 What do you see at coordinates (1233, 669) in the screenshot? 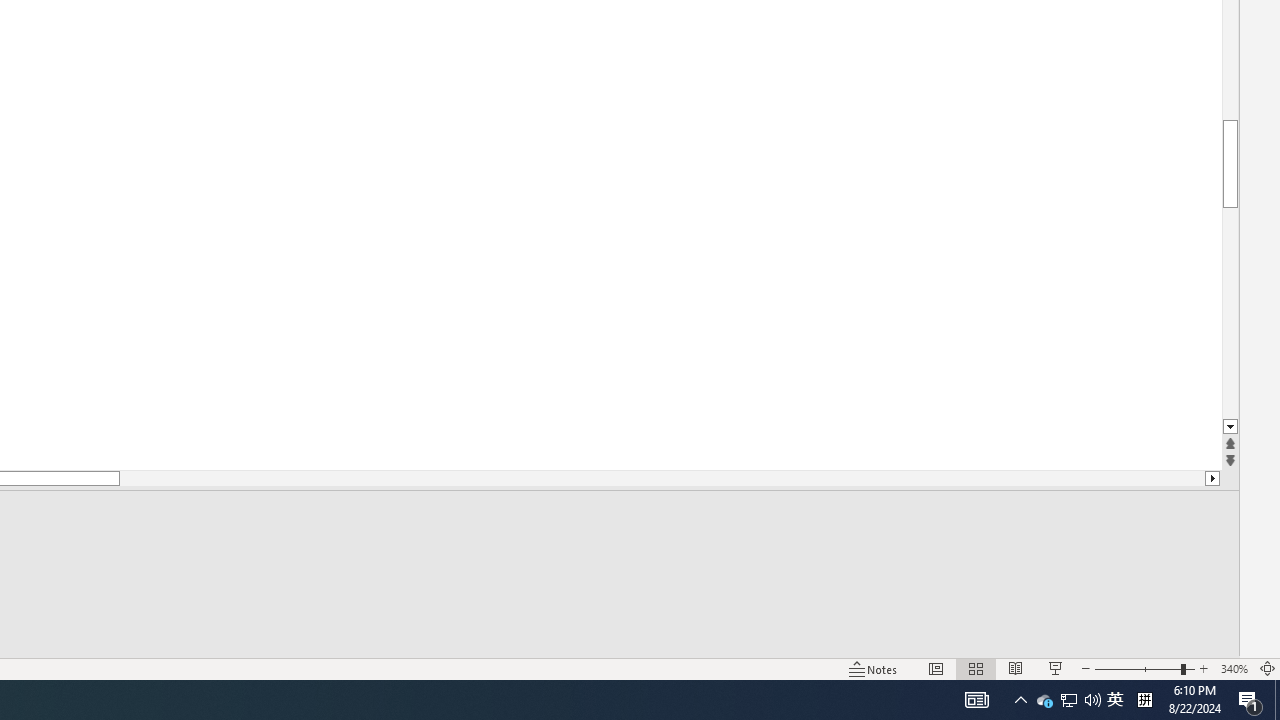
I see `'Zoom 340%'` at bounding box center [1233, 669].